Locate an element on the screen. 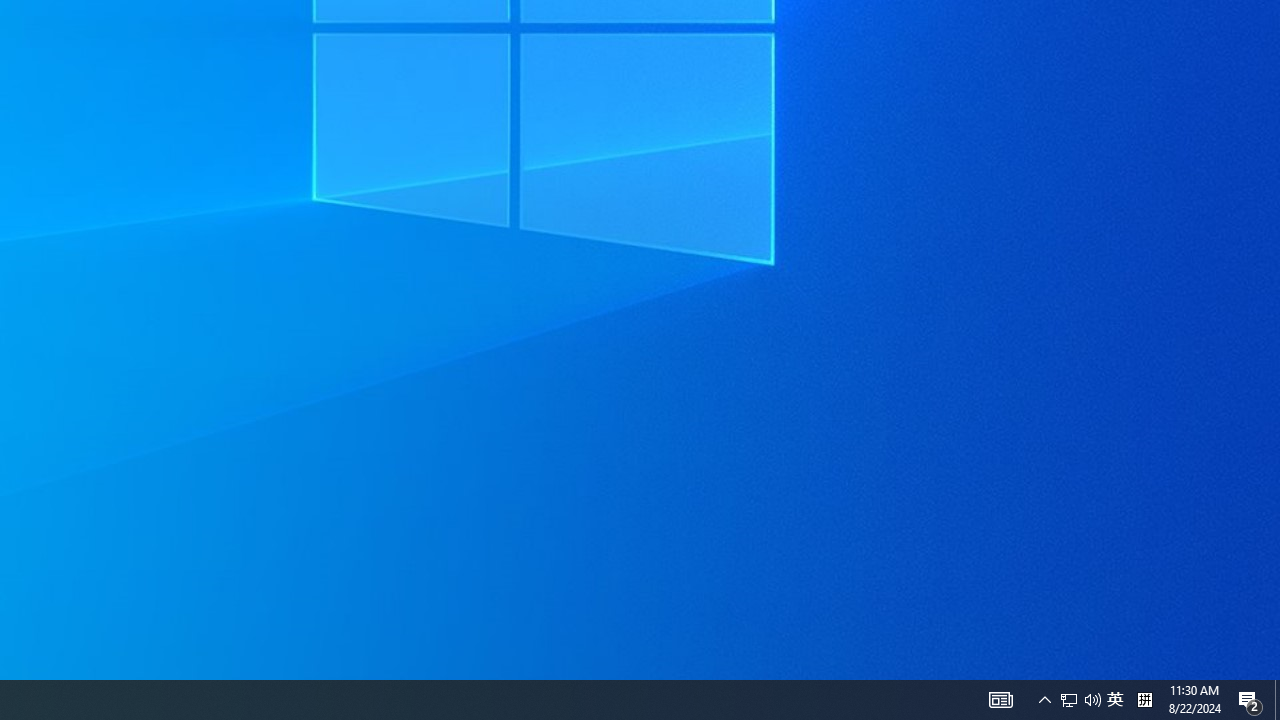  'Action Center, 2 new notifications' is located at coordinates (1250, 698).